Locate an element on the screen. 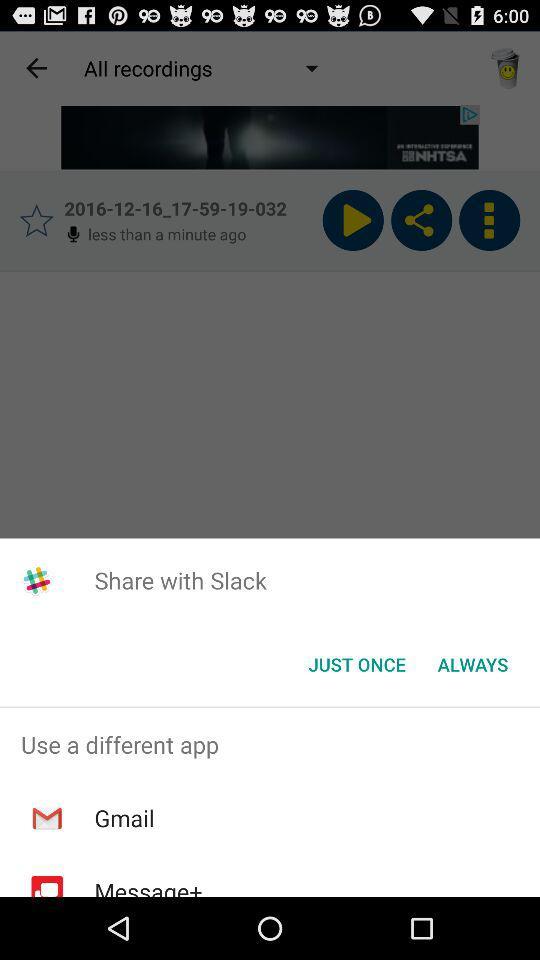  the button to the right of the just once icon is located at coordinates (472, 664).